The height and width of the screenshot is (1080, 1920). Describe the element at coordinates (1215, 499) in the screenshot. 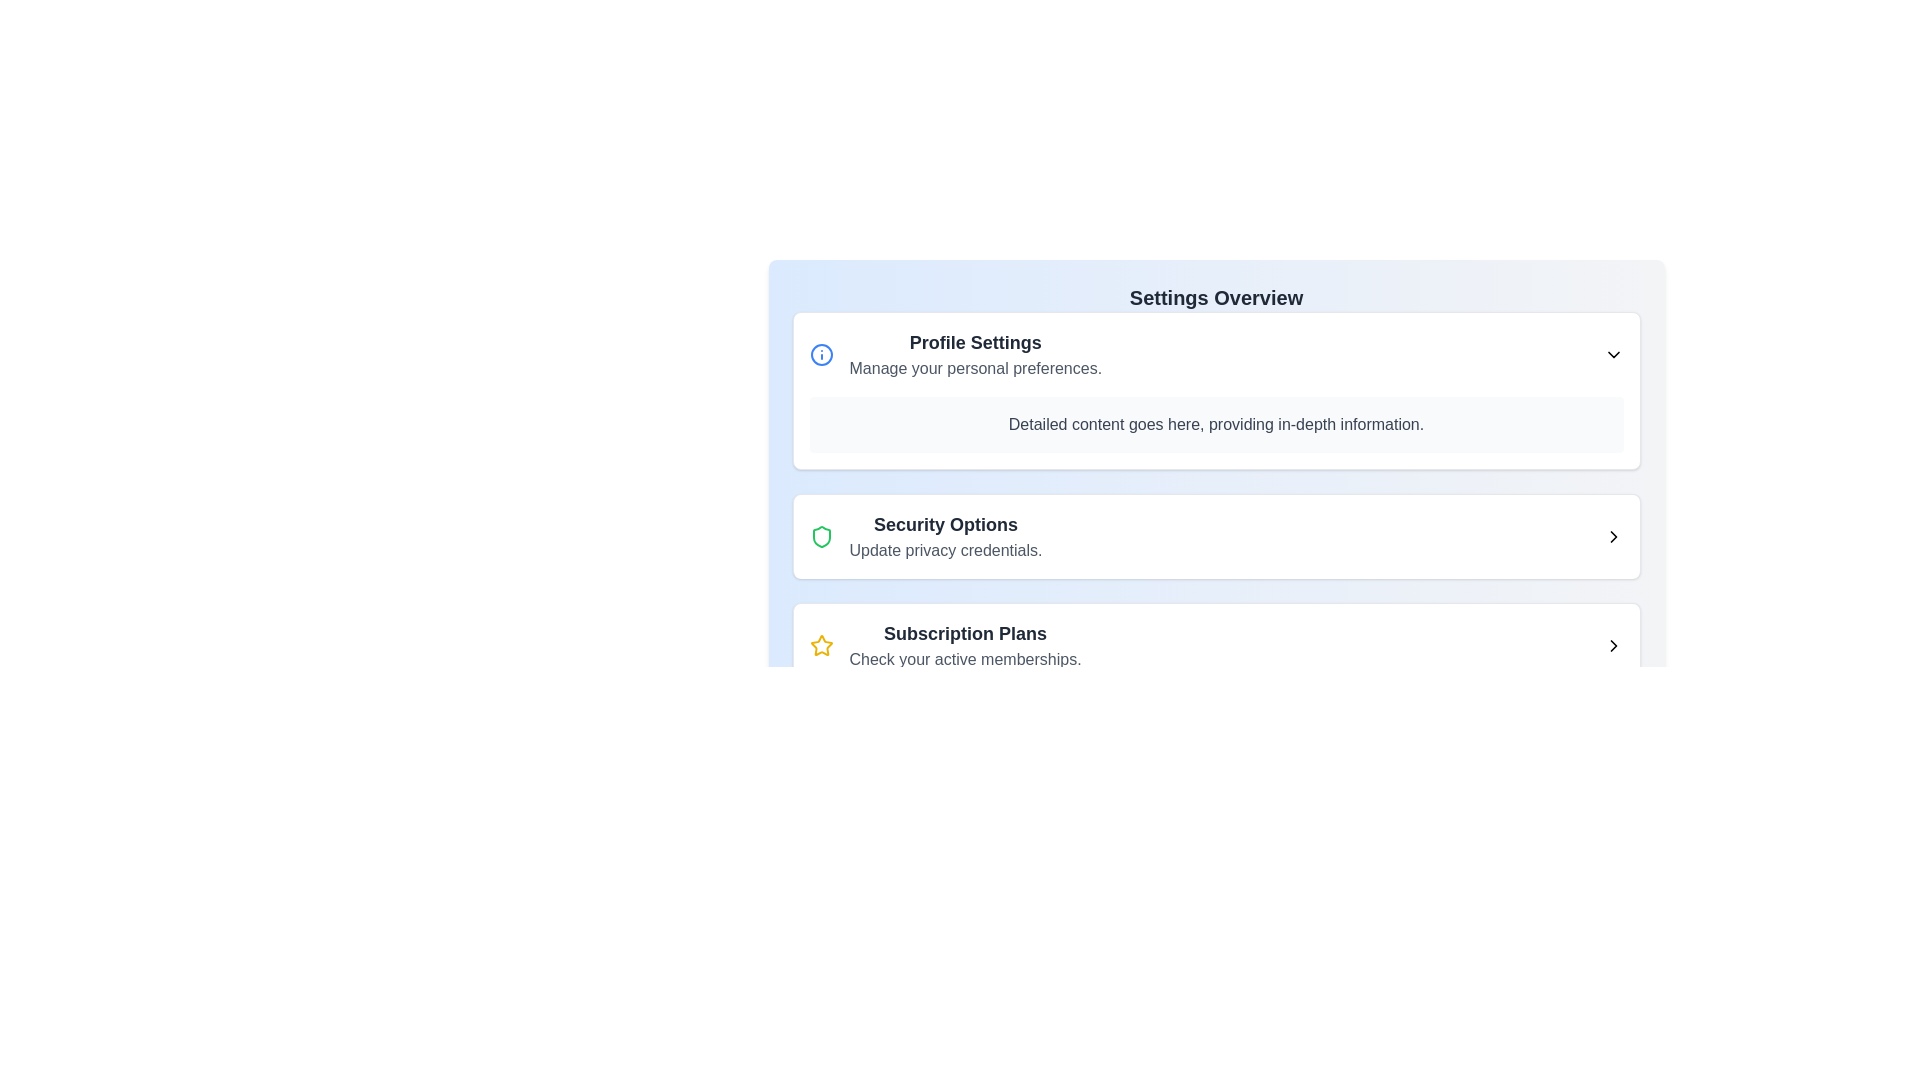

I see `the second card item in the 'Settings Overview' section, which provides options related to updating privacy credentials` at that location.